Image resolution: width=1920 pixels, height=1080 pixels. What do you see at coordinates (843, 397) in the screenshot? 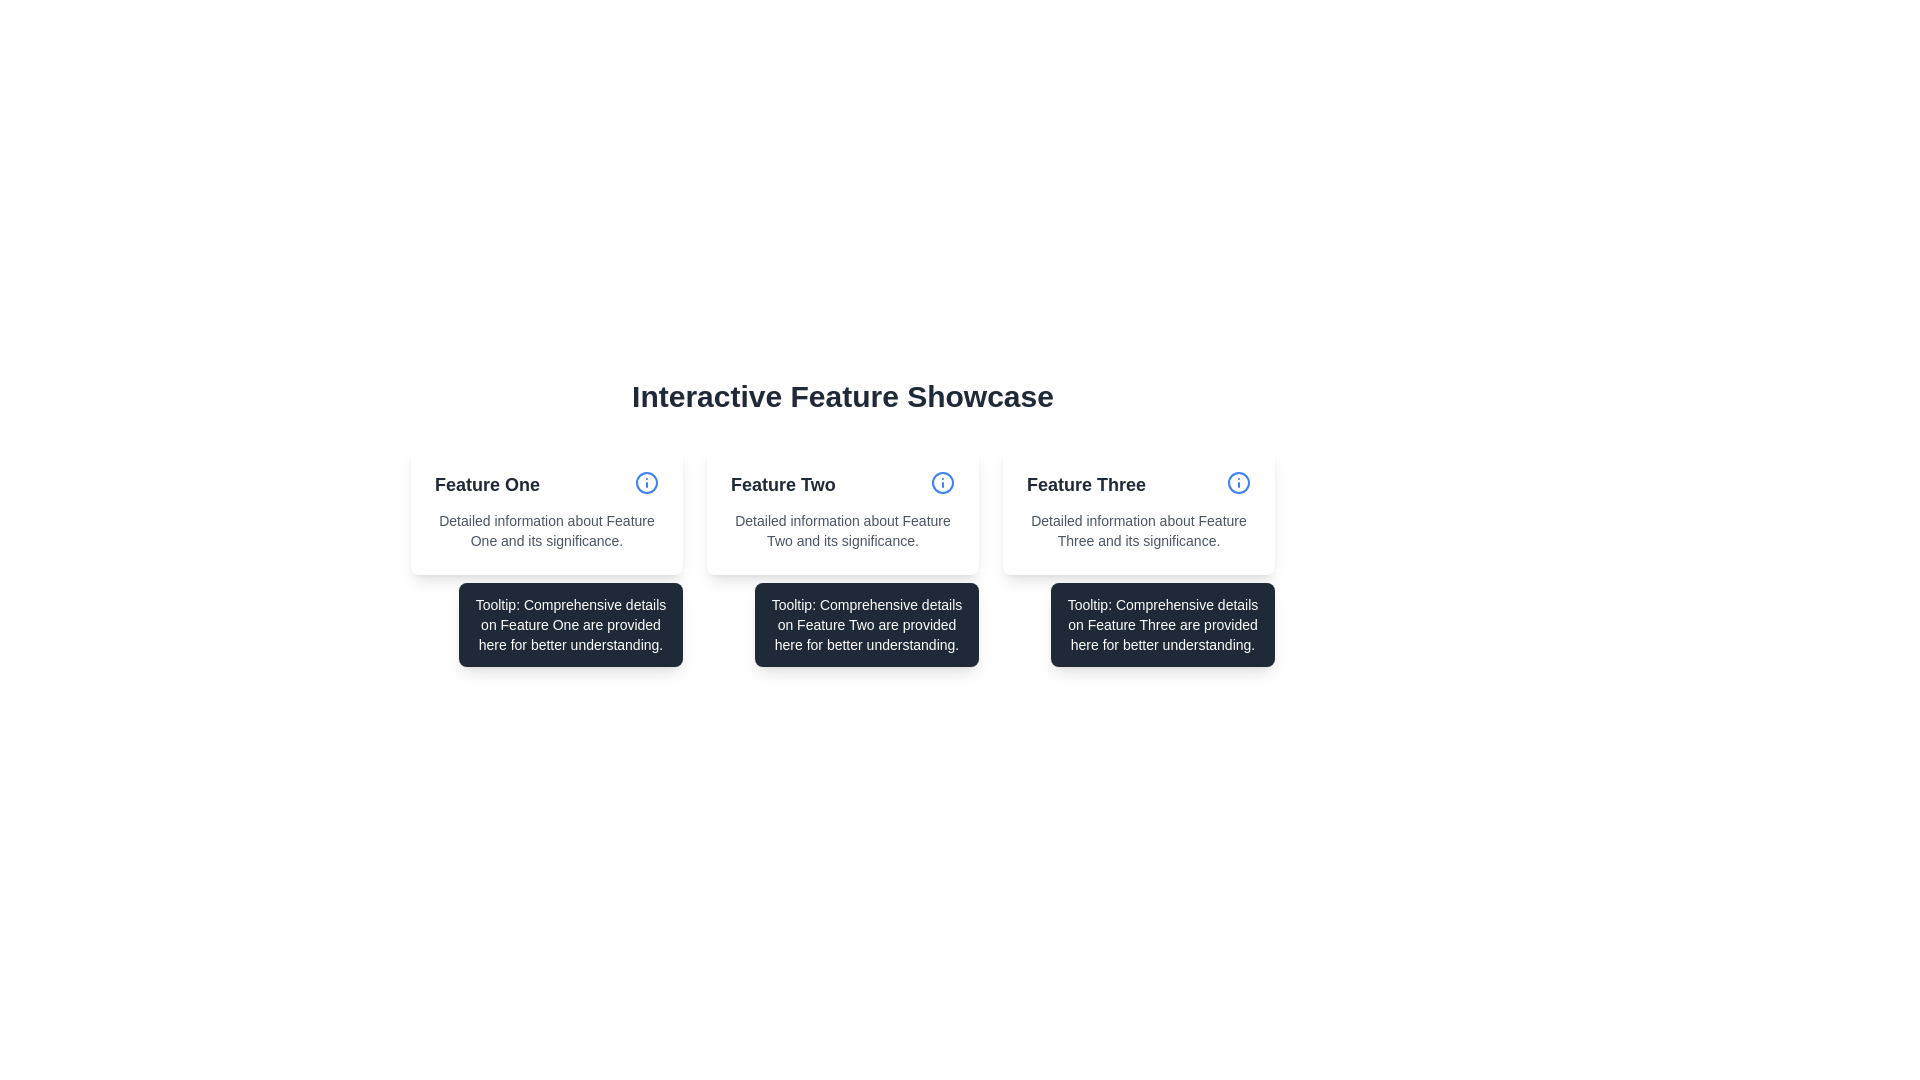
I see `header text 'Interactive Feature Showcase' which is a bold, centered title with a gray color scheme located at the top of the section` at bounding box center [843, 397].